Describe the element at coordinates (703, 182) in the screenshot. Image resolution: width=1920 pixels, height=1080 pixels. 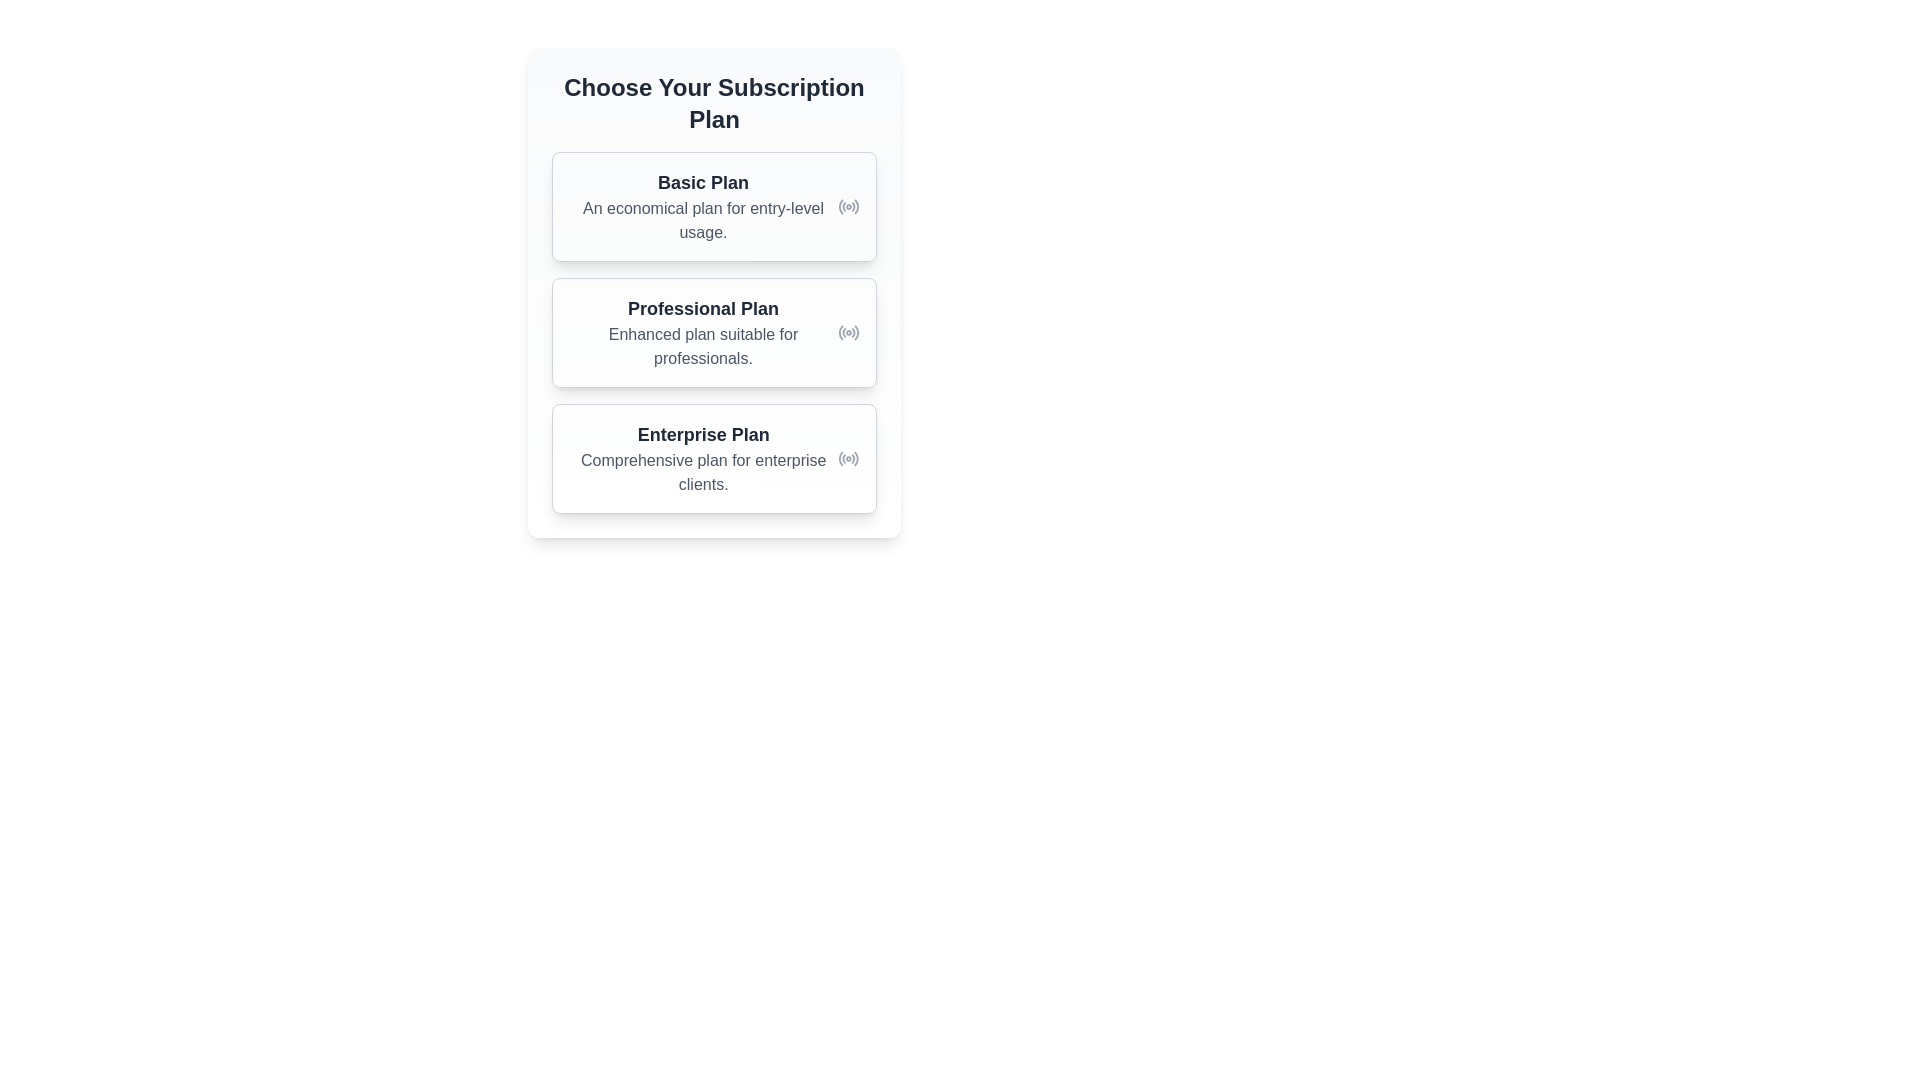
I see `the text element displaying 'Basic Plan', which is styled with a large bold font and positioned at the top of the subscription plans list` at that location.